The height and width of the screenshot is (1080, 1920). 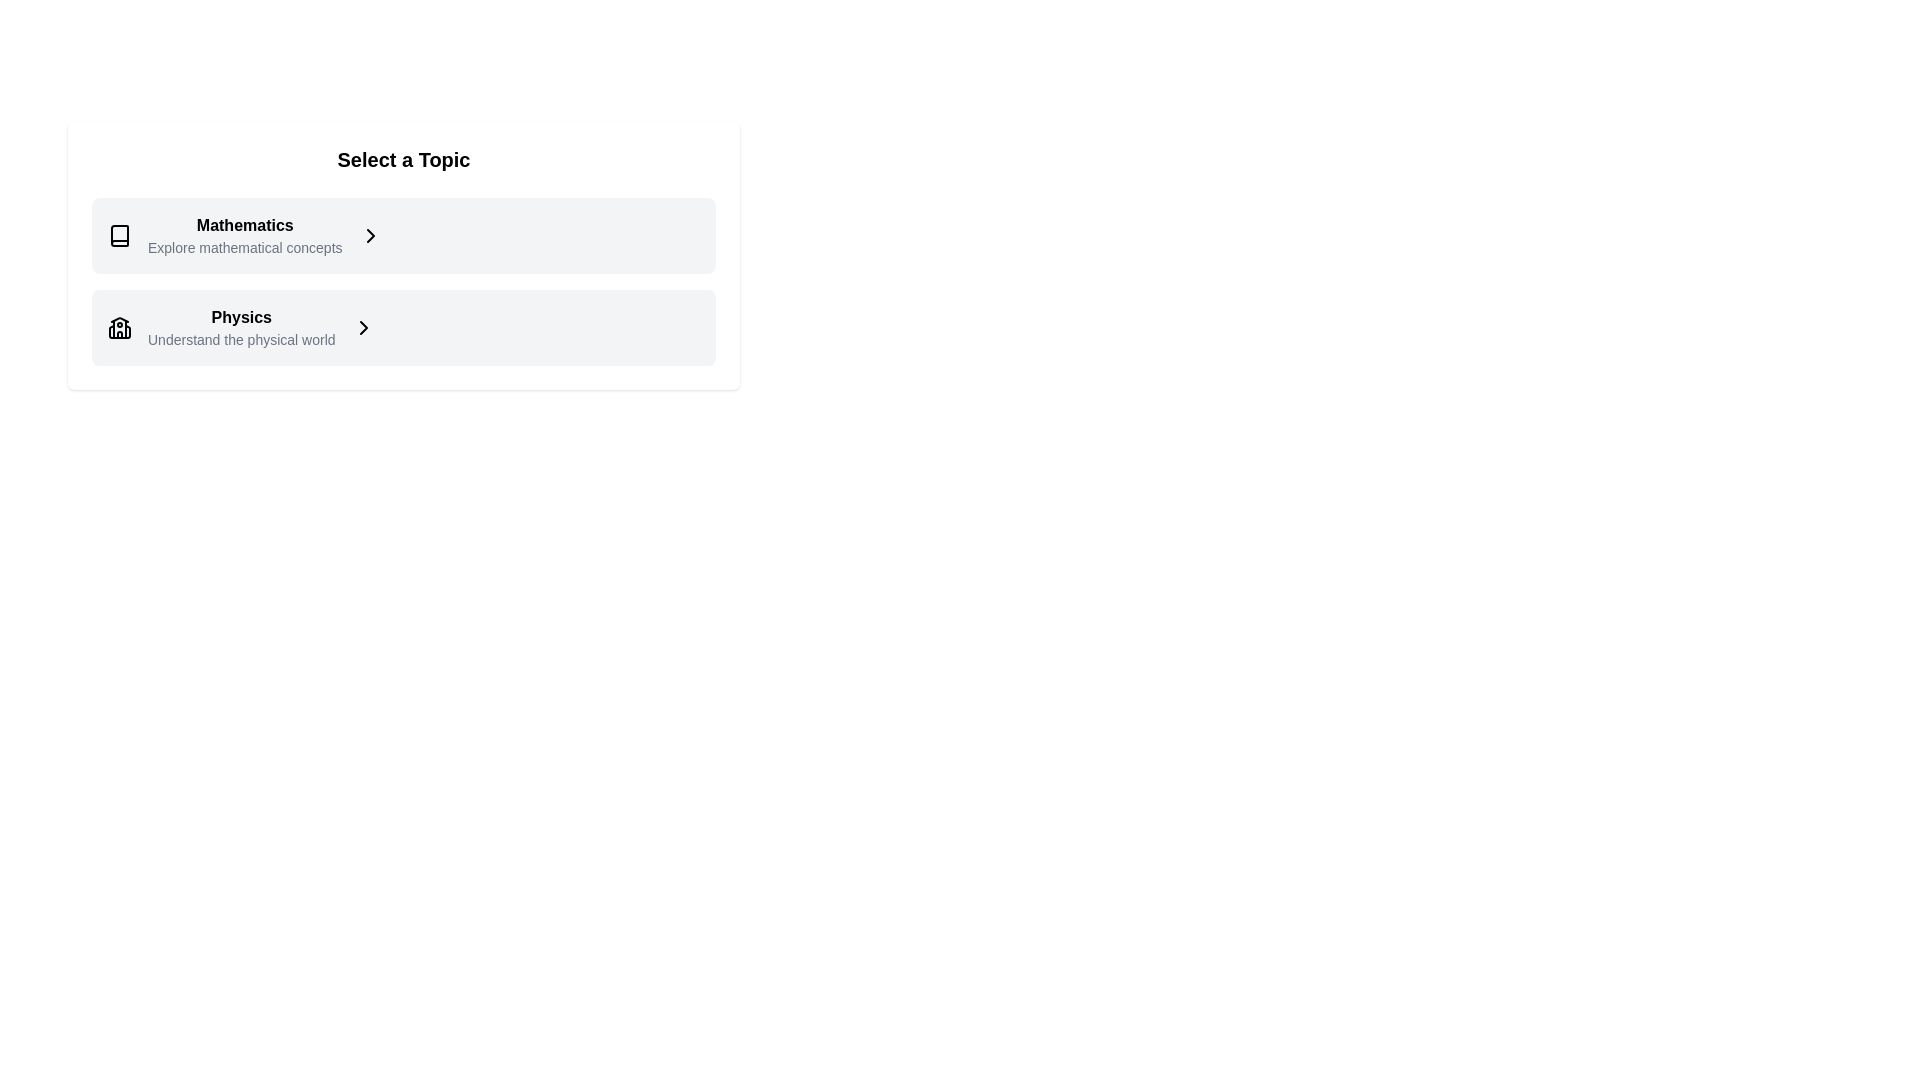 What do you see at coordinates (244, 246) in the screenshot?
I see `the Text Label that provides additional information for the 'Mathematics' topic, located directly underneath the bolded text 'Mathematics'` at bounding box center [244, 246].